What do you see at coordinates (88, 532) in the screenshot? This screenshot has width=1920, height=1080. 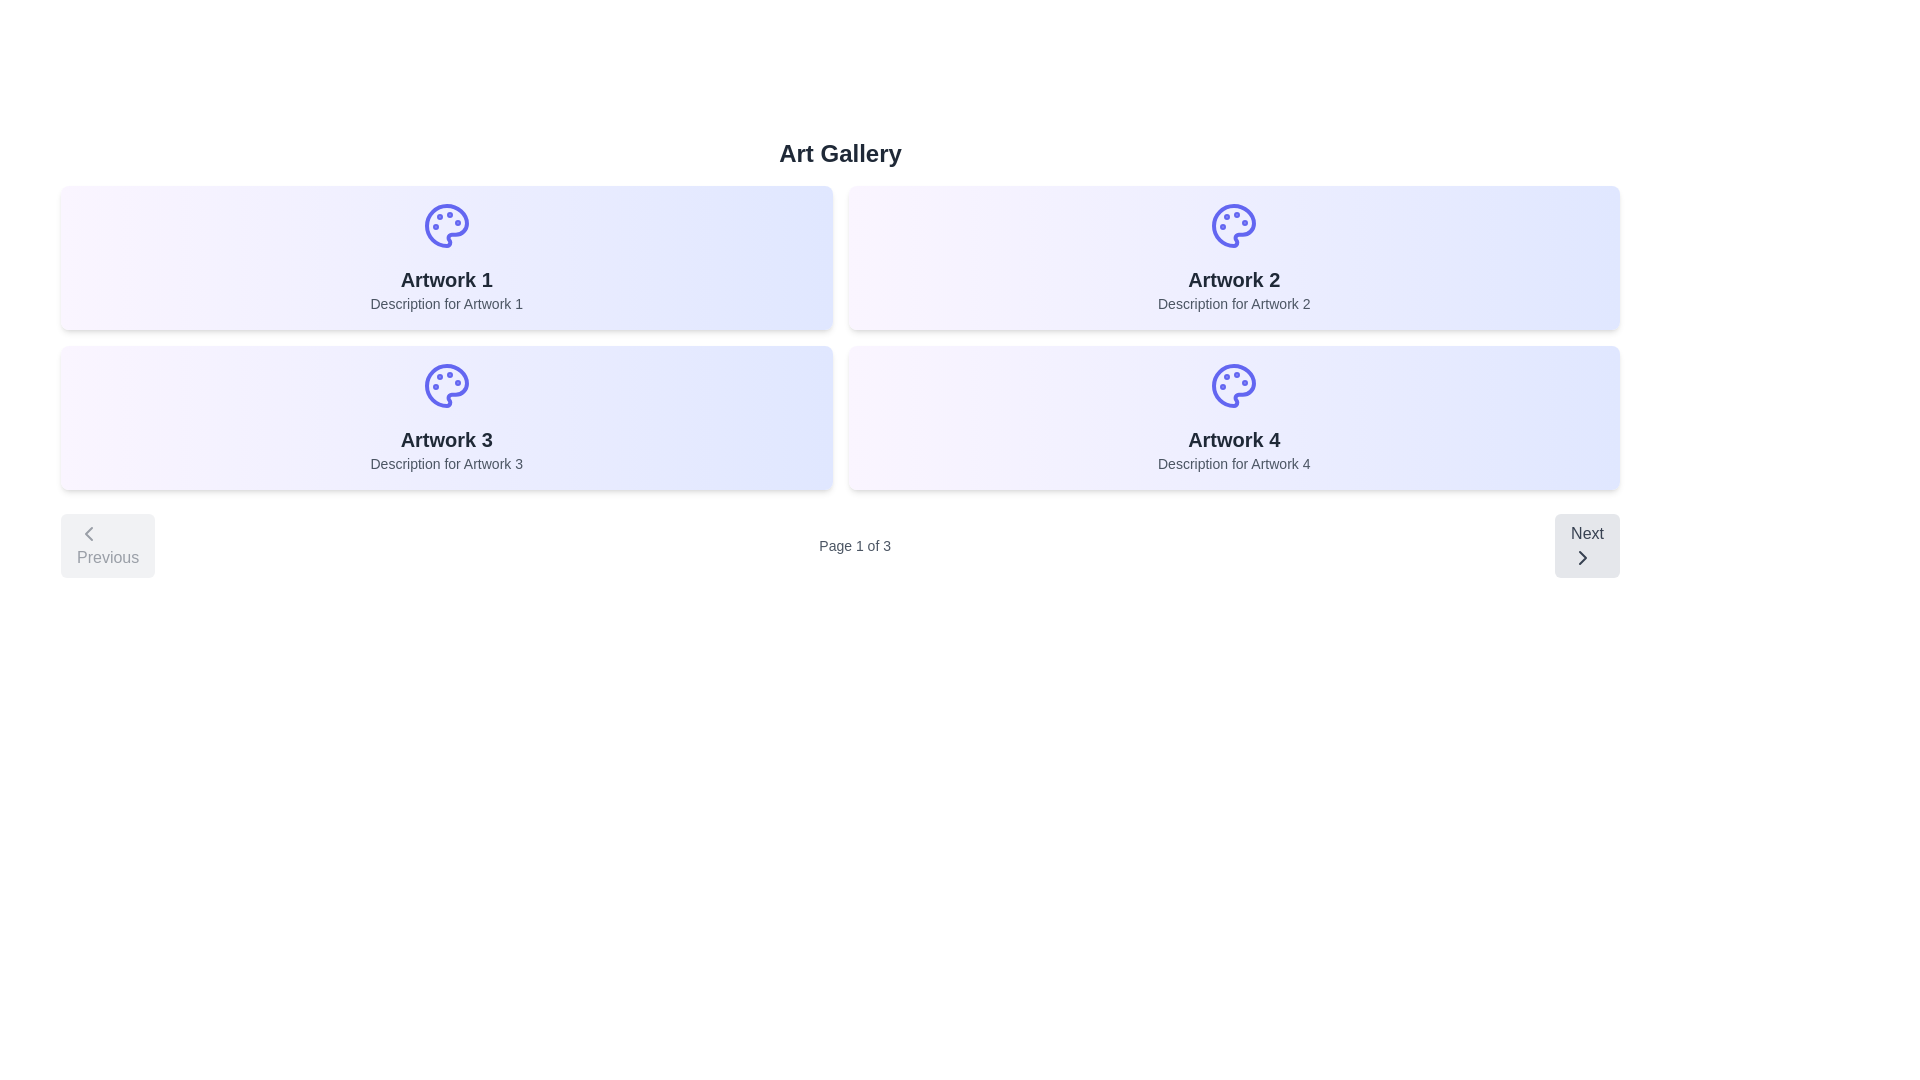 I see `the left arrow icon located in the bottom-left corner of the interface` at bounding box center [88, 532].